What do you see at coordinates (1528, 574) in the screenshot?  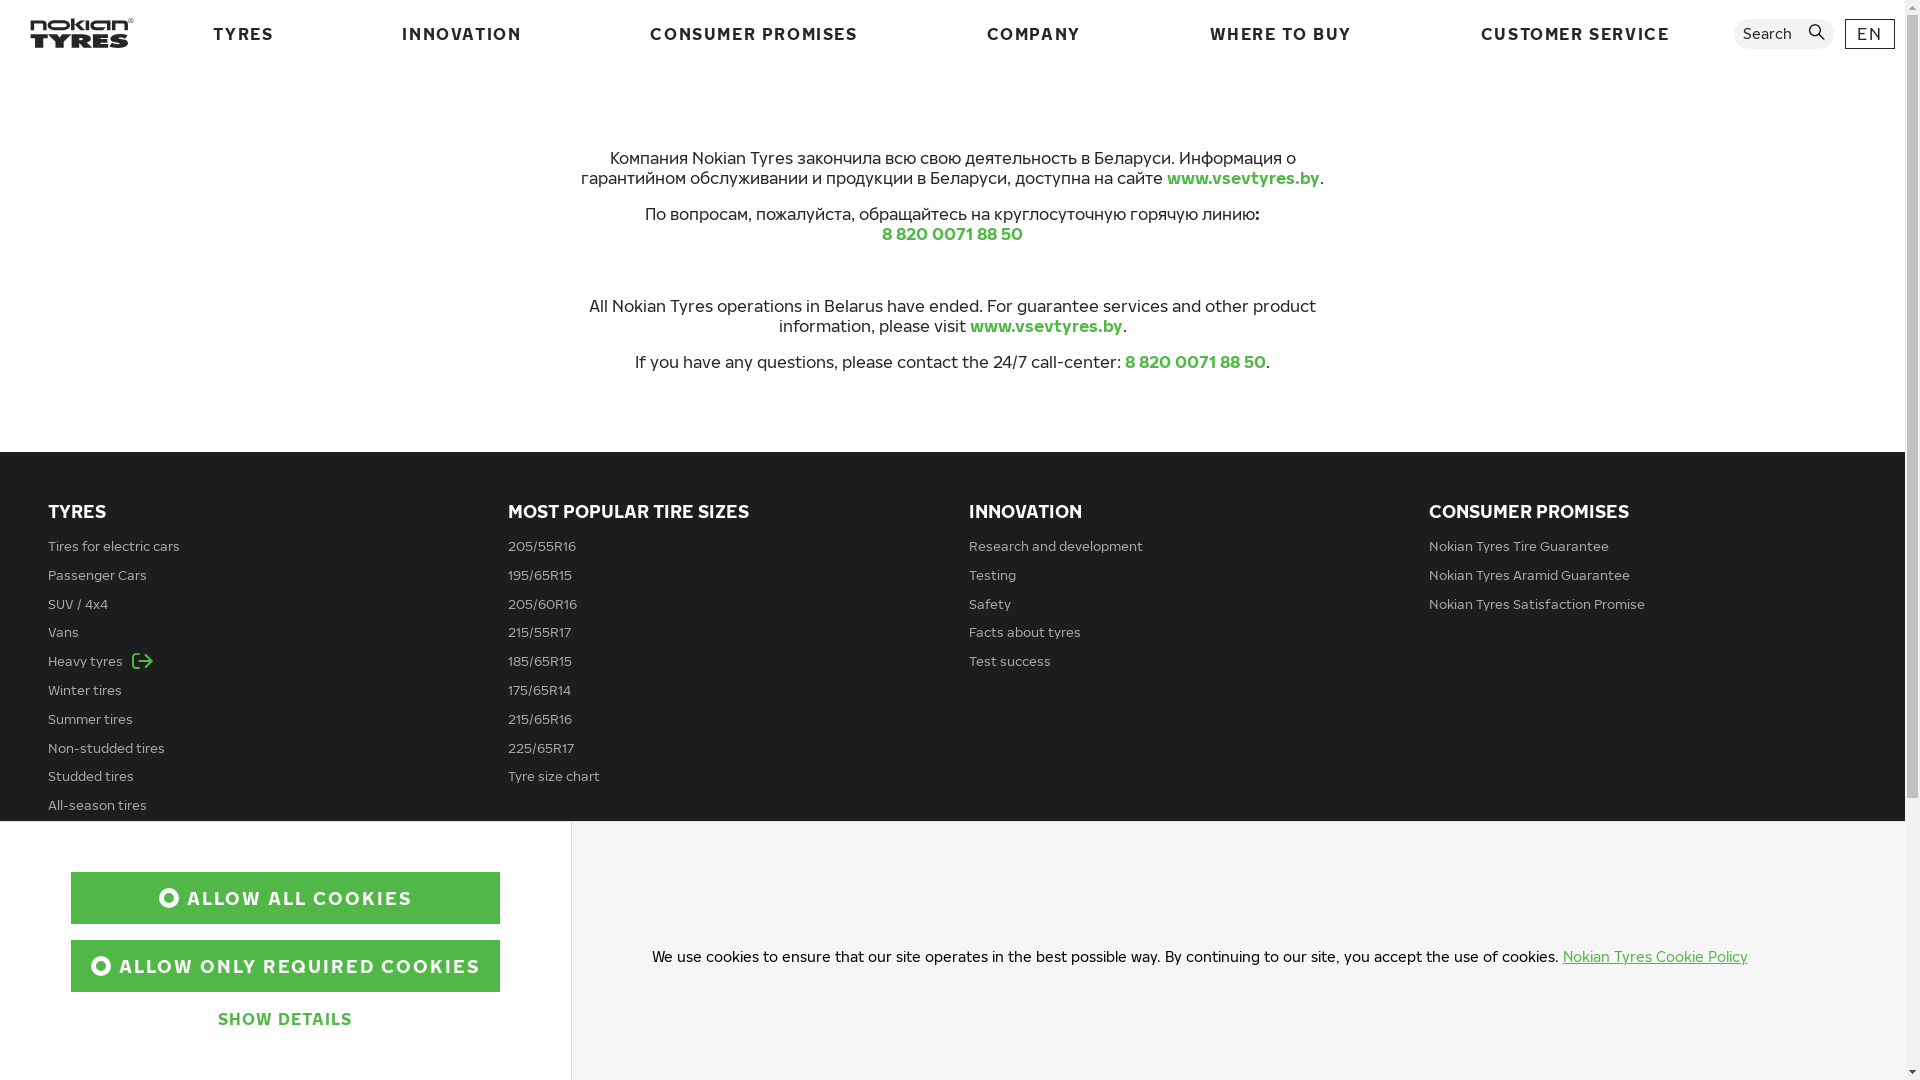 I see `'Nokian Tyres Aramid Guarantee'` at bounding box center [1528, 574].